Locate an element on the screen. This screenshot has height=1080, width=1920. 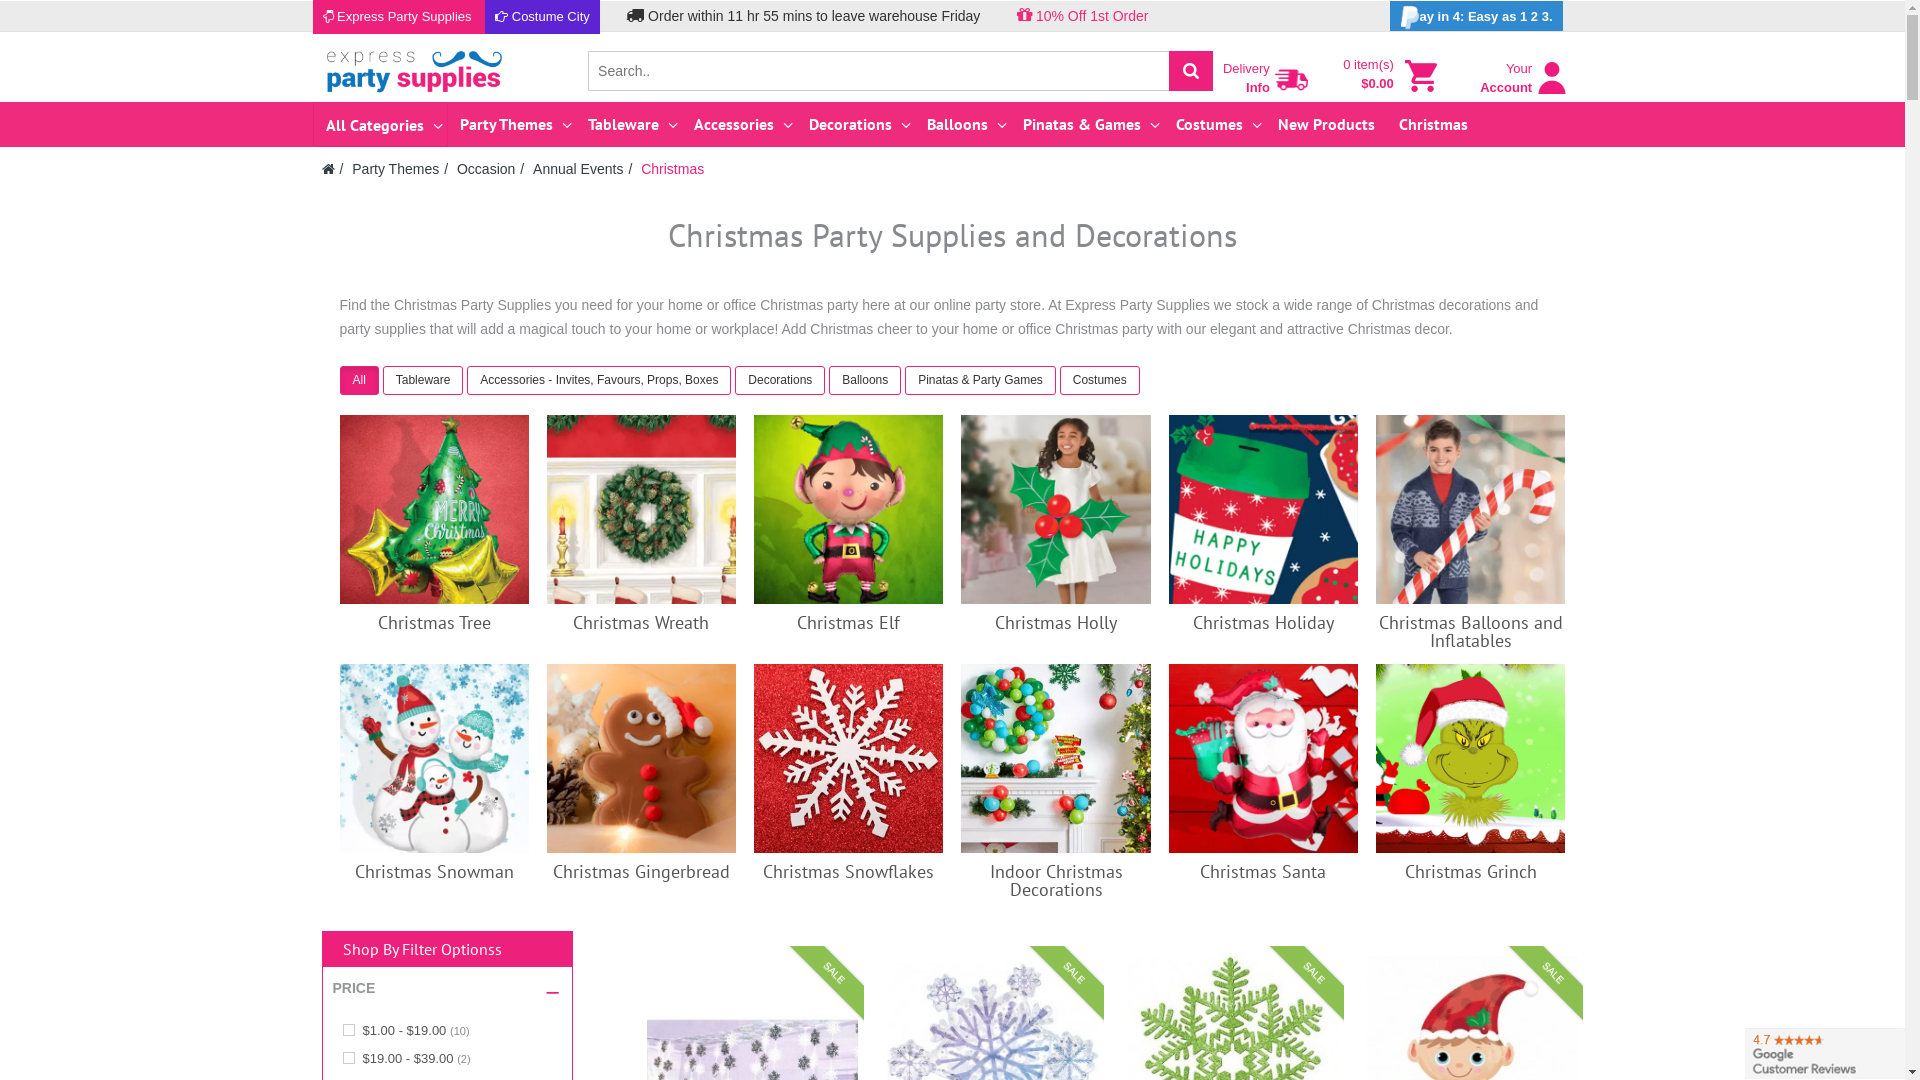
'Delivery is located at coordinates (1266, 73).